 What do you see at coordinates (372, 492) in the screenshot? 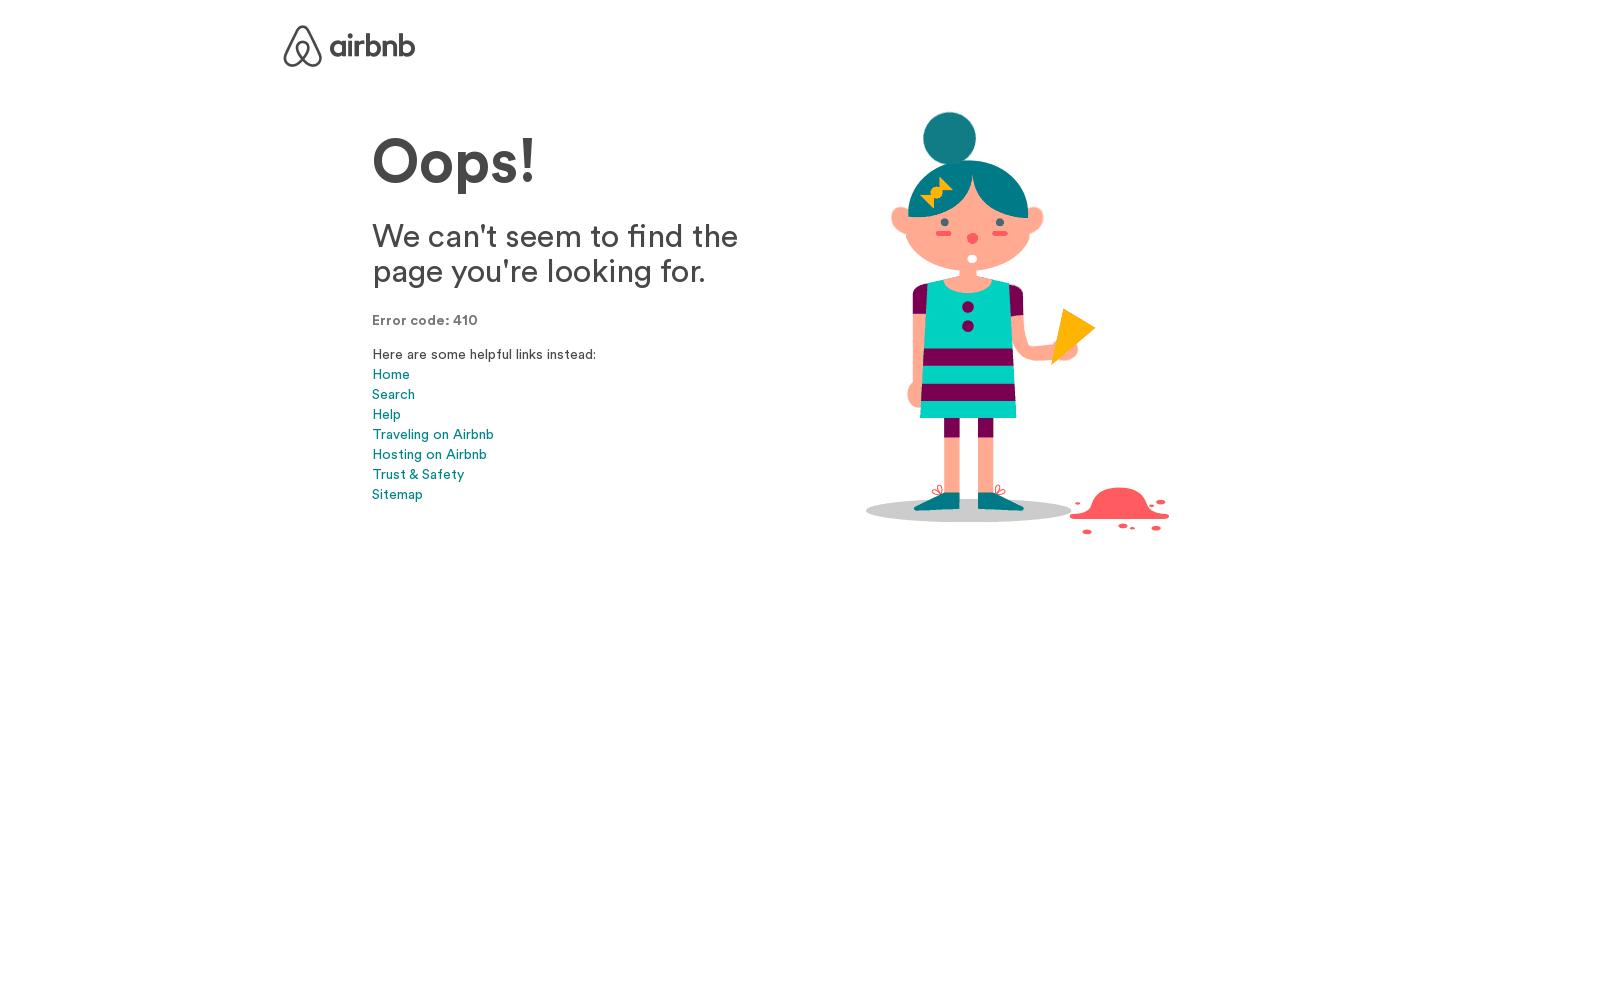
I see `'Sitemap'` at bounding box center [372, 492].